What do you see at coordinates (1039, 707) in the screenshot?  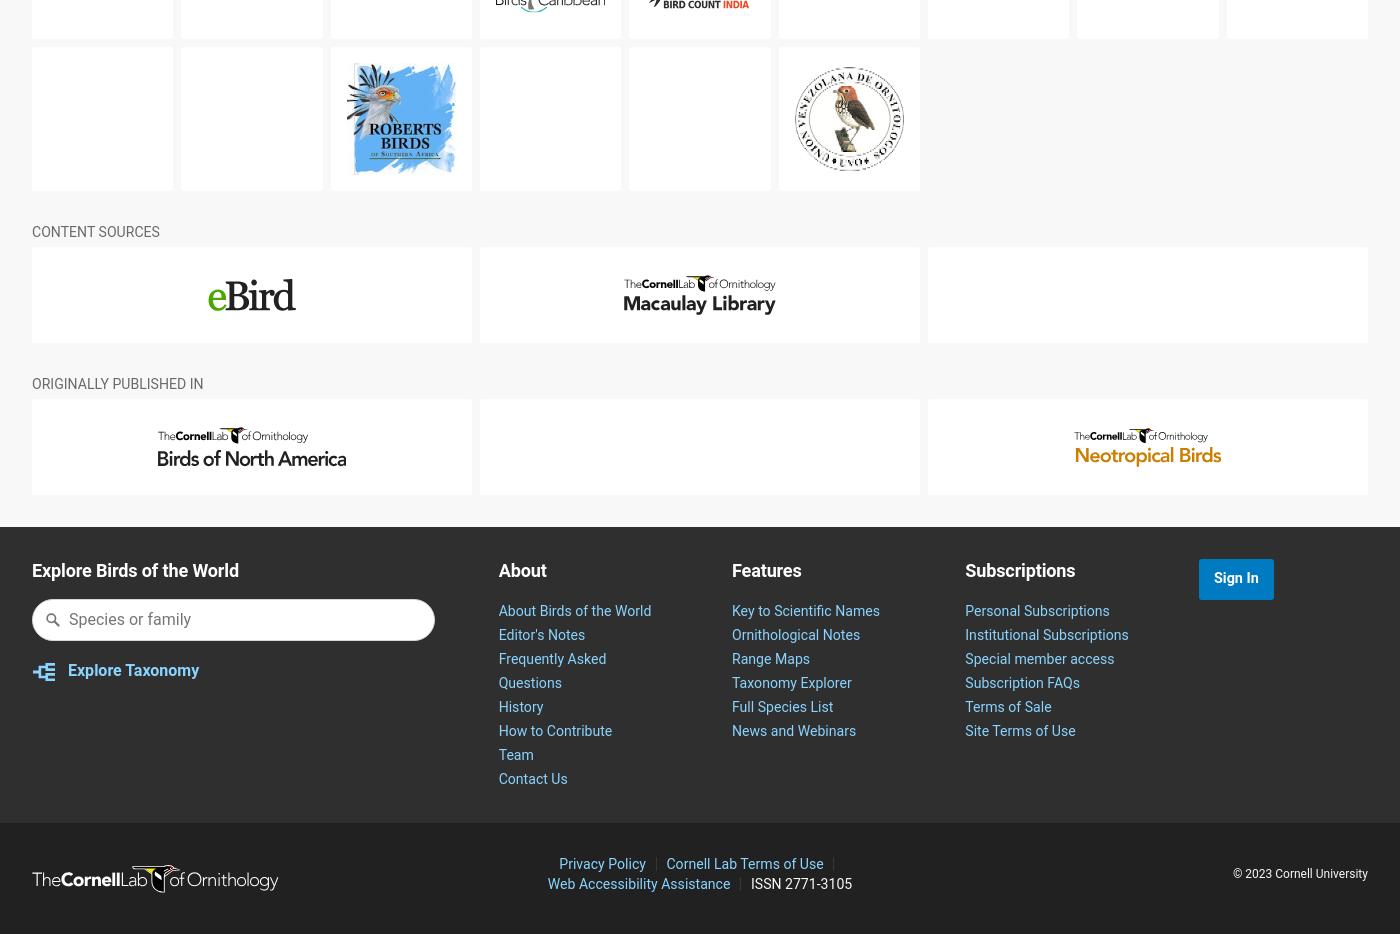 I see `'Special member access'` at bounding box center [1039, 707].